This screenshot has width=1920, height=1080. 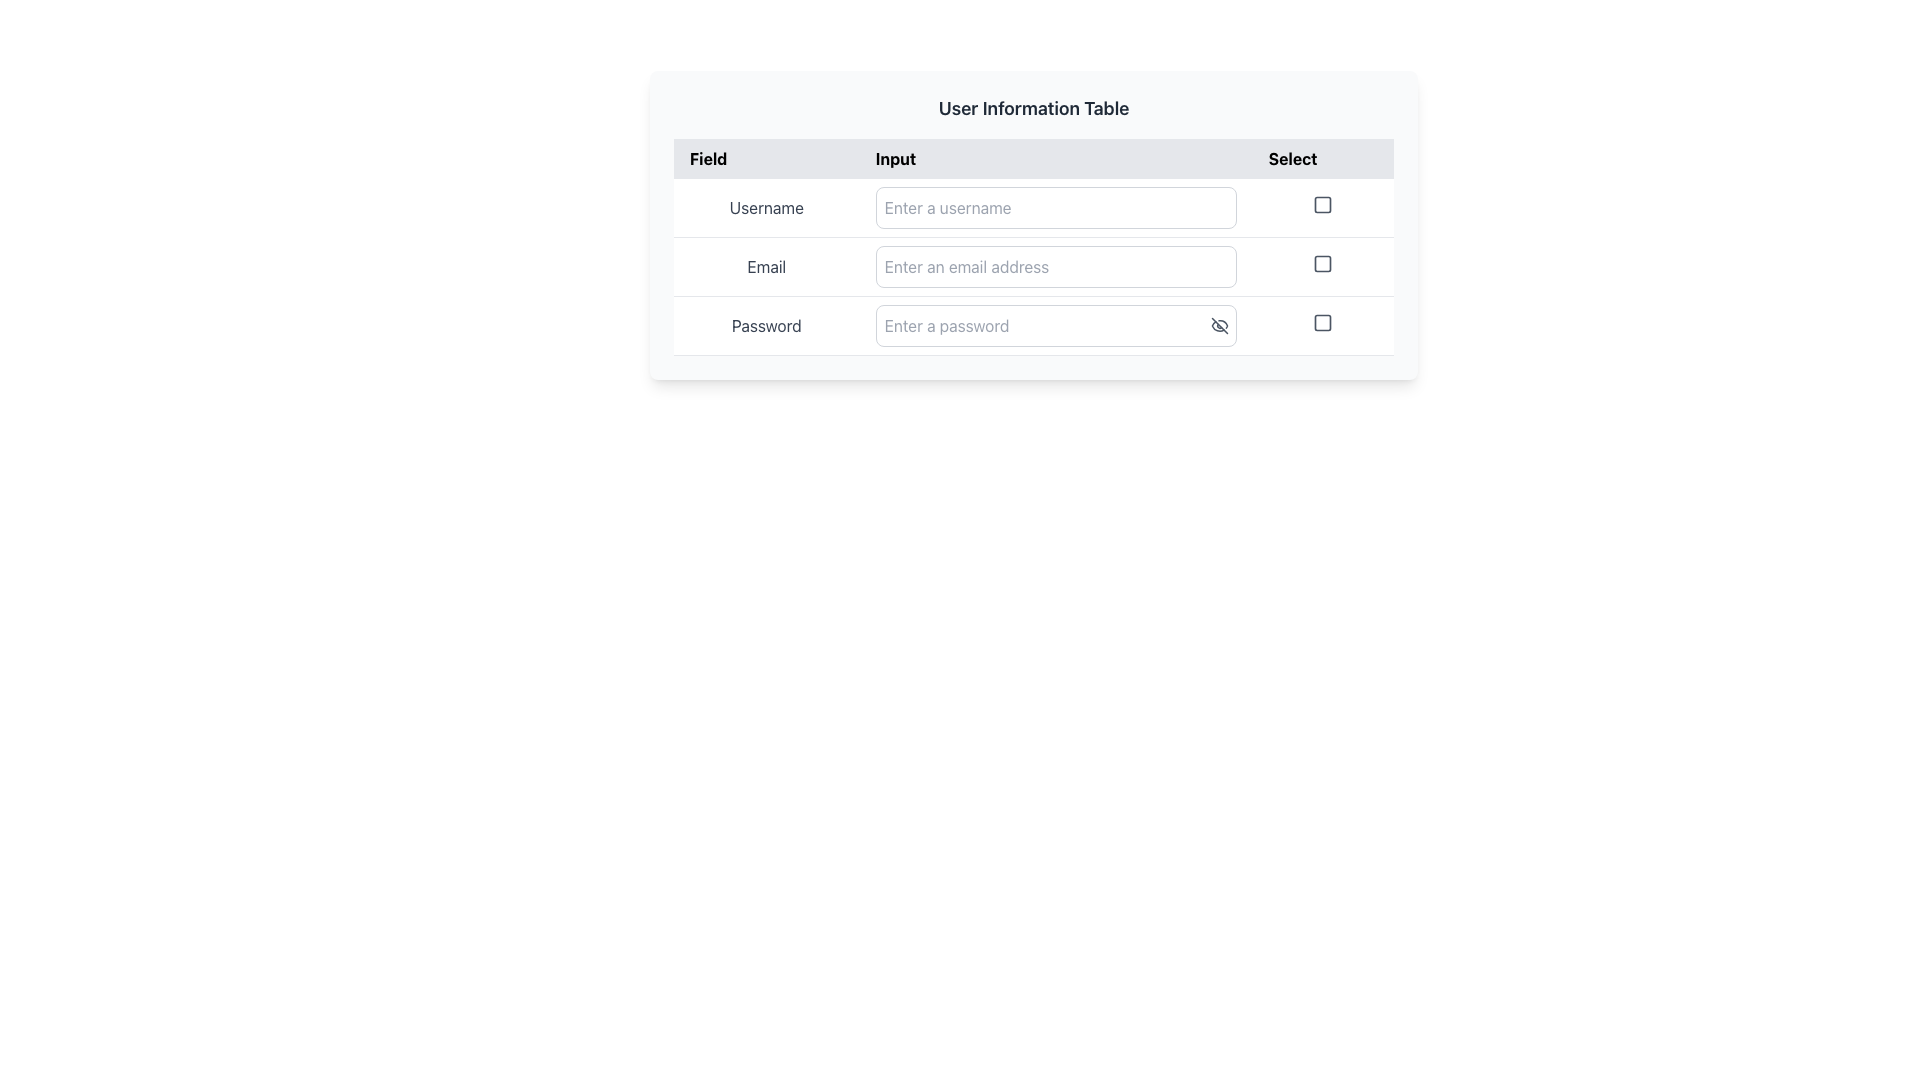 I want to click on the button located in the 'Select' column of the last row labeled 'Password' in the User Information Table, so click(x=1323, y=322).